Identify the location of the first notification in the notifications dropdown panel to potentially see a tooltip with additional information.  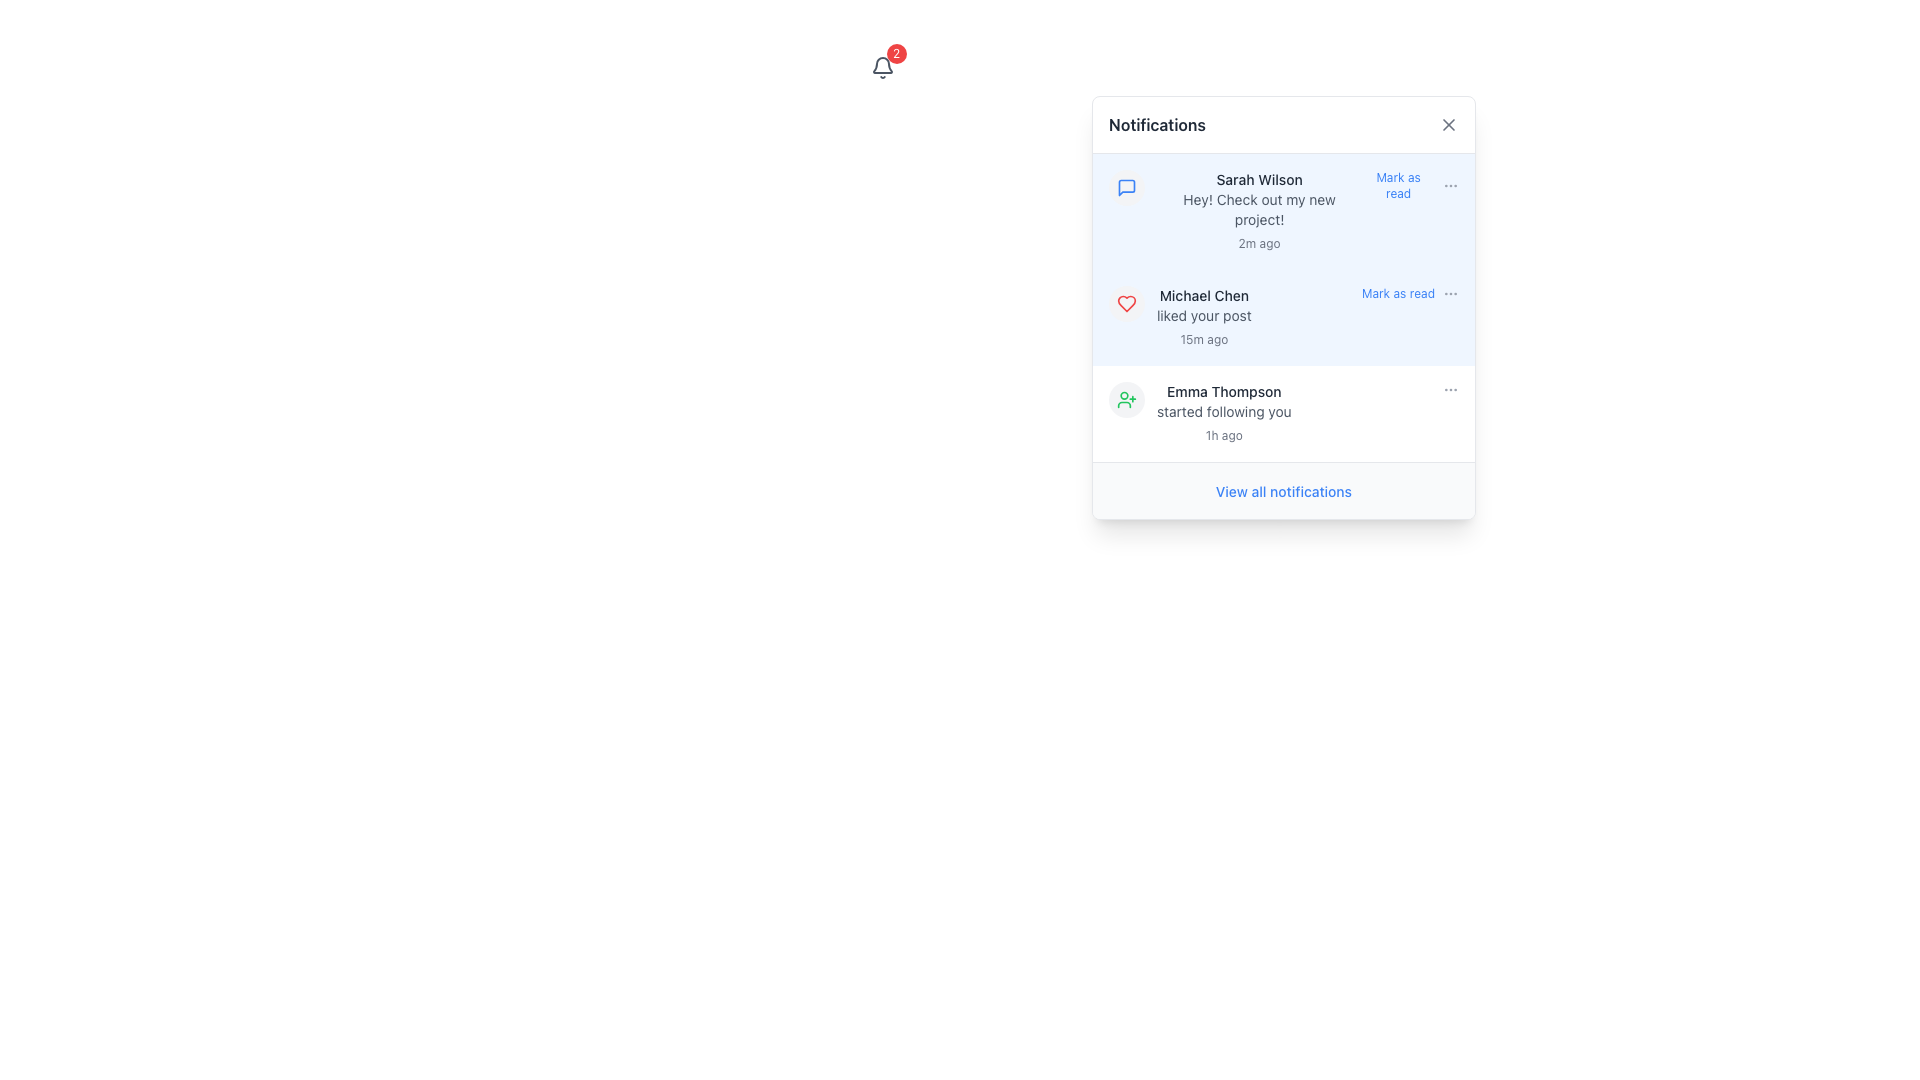
(1308, 212).